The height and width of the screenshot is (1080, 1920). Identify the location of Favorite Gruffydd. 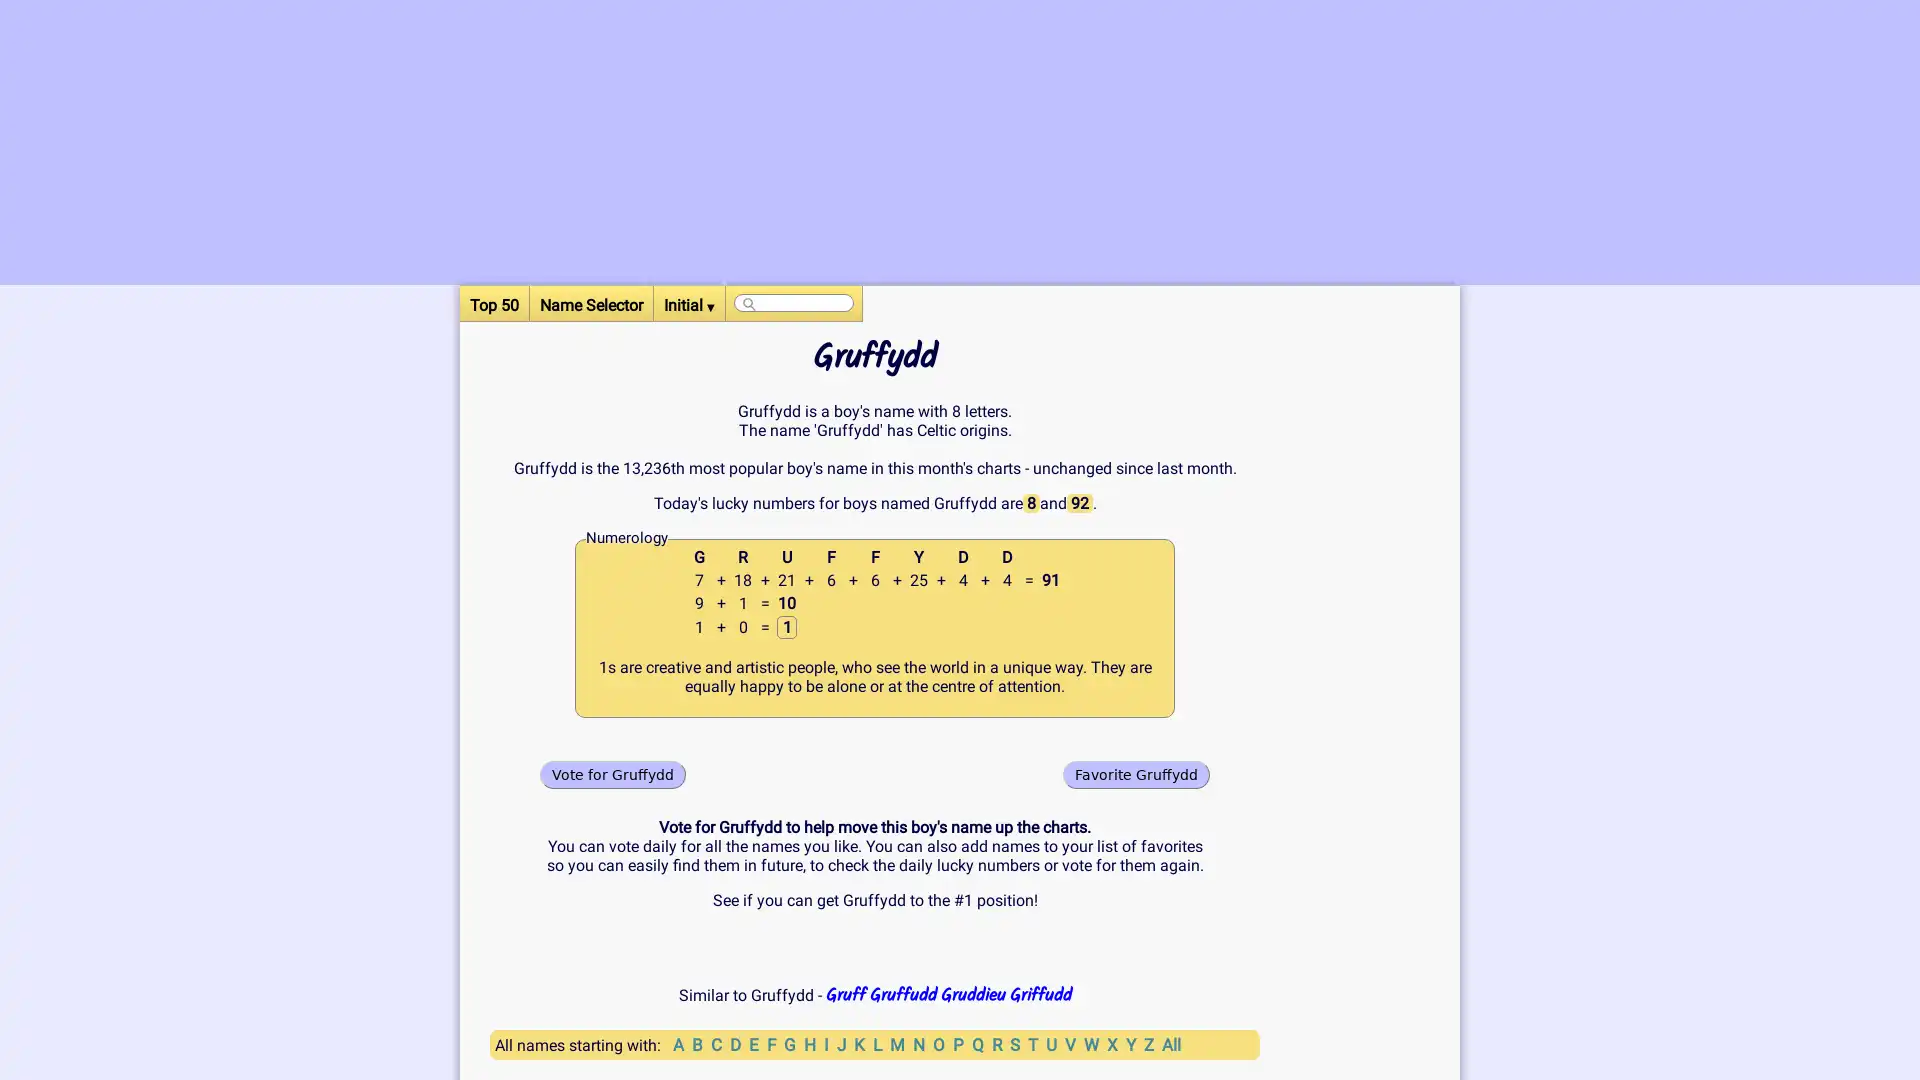
(1136, 773).